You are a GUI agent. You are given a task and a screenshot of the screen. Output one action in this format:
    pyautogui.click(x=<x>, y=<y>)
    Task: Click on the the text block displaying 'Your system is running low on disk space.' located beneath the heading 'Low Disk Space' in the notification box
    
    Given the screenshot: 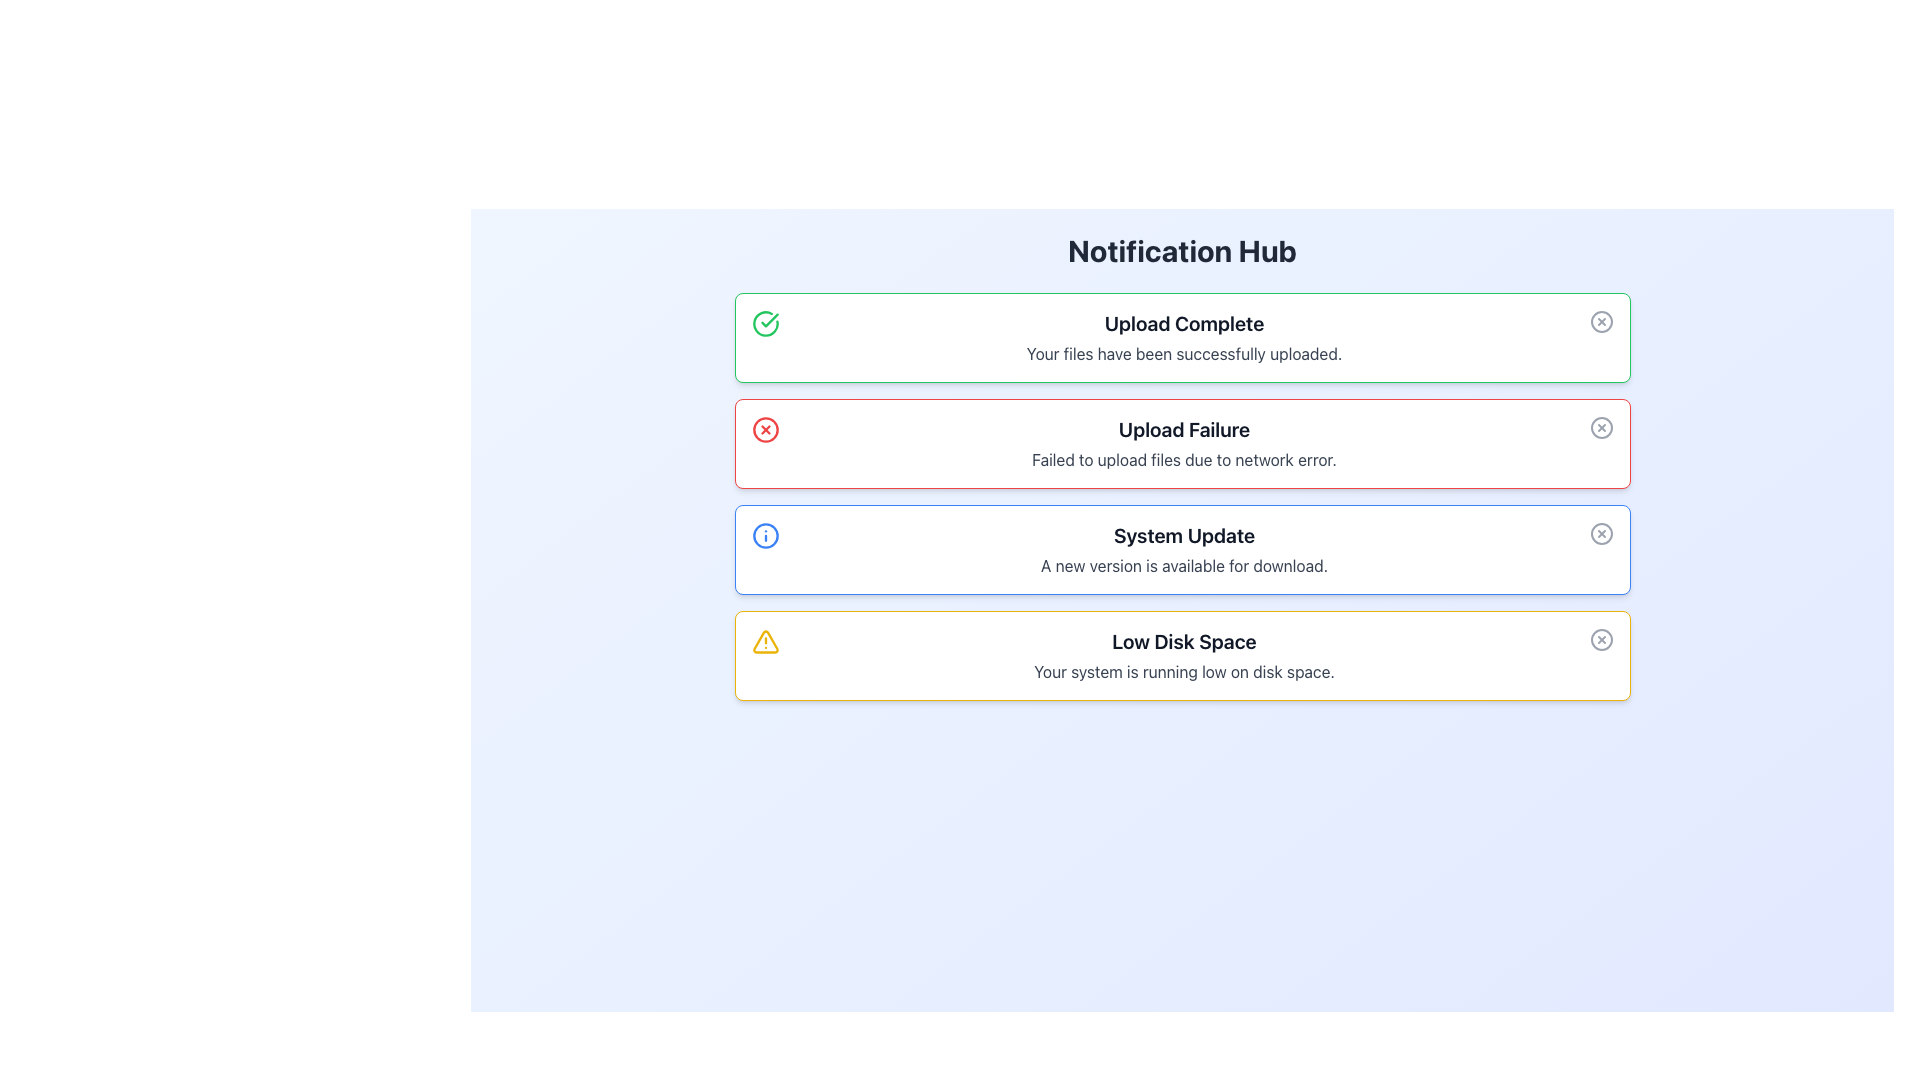 What is the action you would take?
    pyautogui.click(x=1184, y=671)
    